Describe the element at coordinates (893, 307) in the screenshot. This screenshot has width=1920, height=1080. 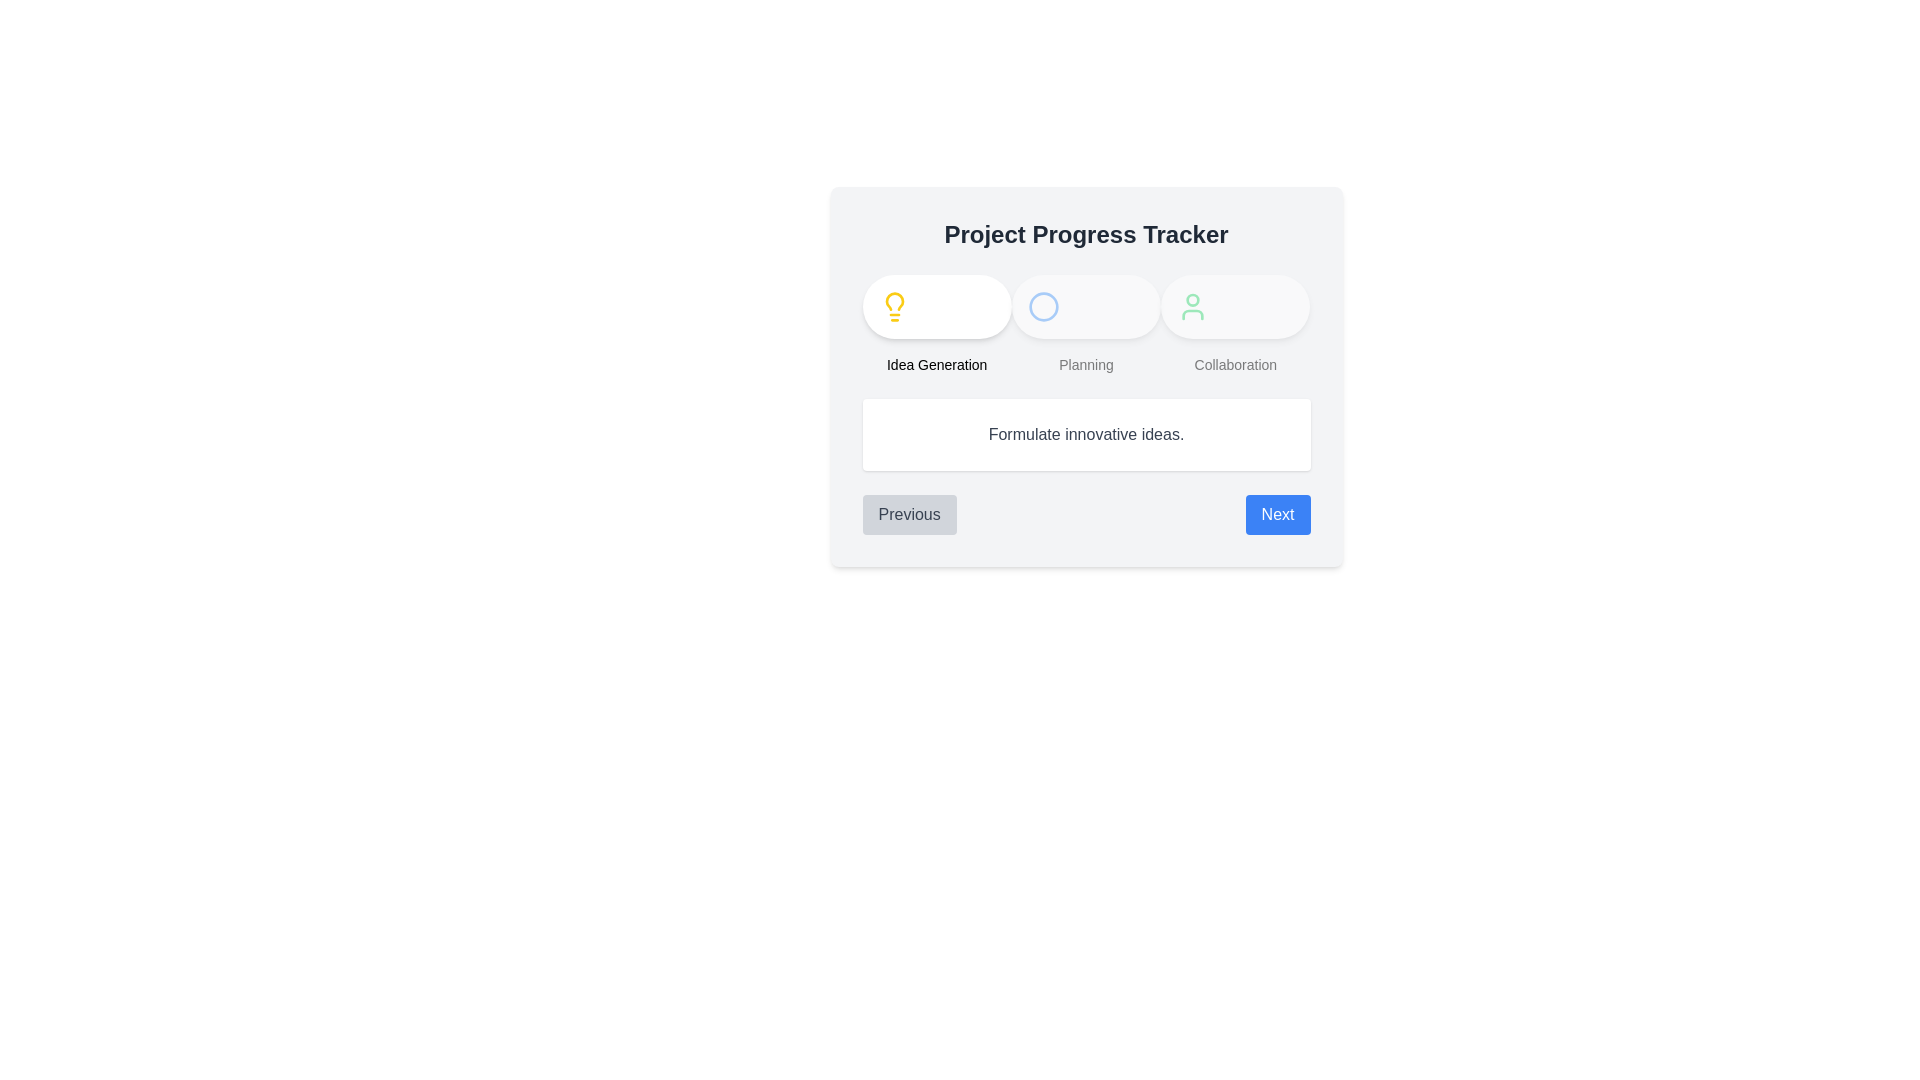
I see `the step icon corresponding to Idea Generation to select it` at that location.